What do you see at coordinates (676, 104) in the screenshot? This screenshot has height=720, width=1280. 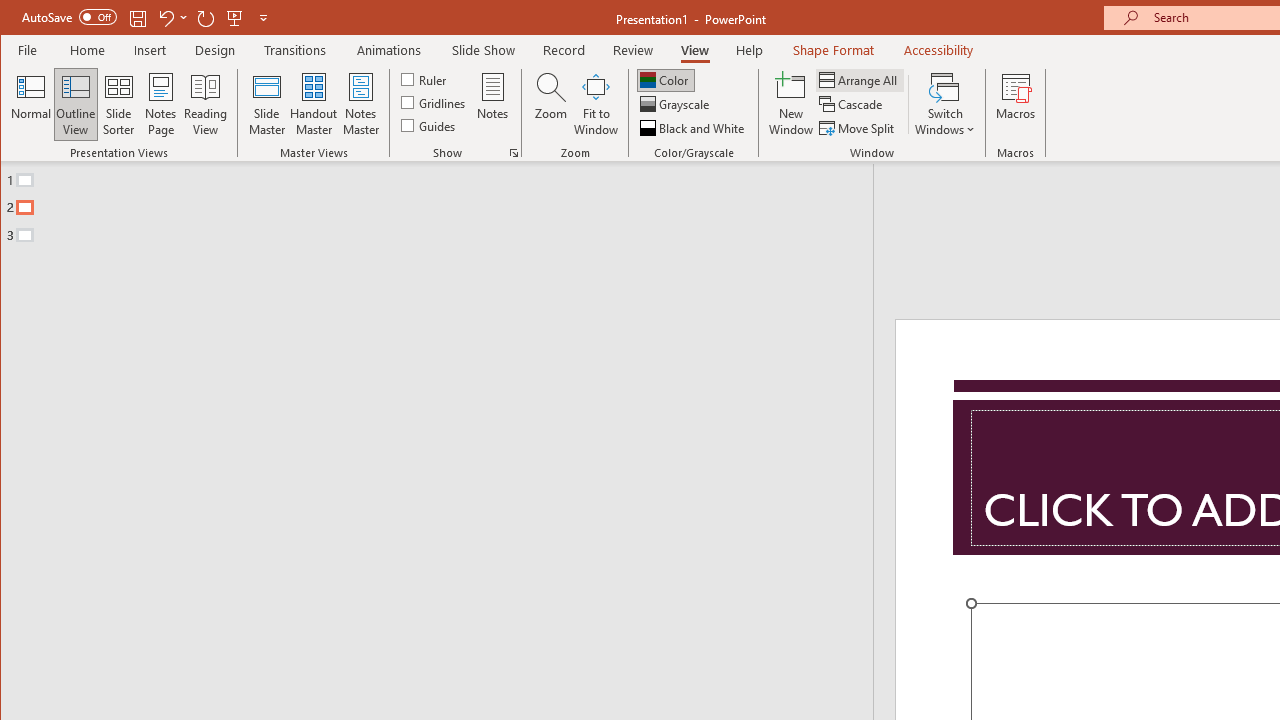 I see `'Grayscale'` at bounding box center [676, 104].